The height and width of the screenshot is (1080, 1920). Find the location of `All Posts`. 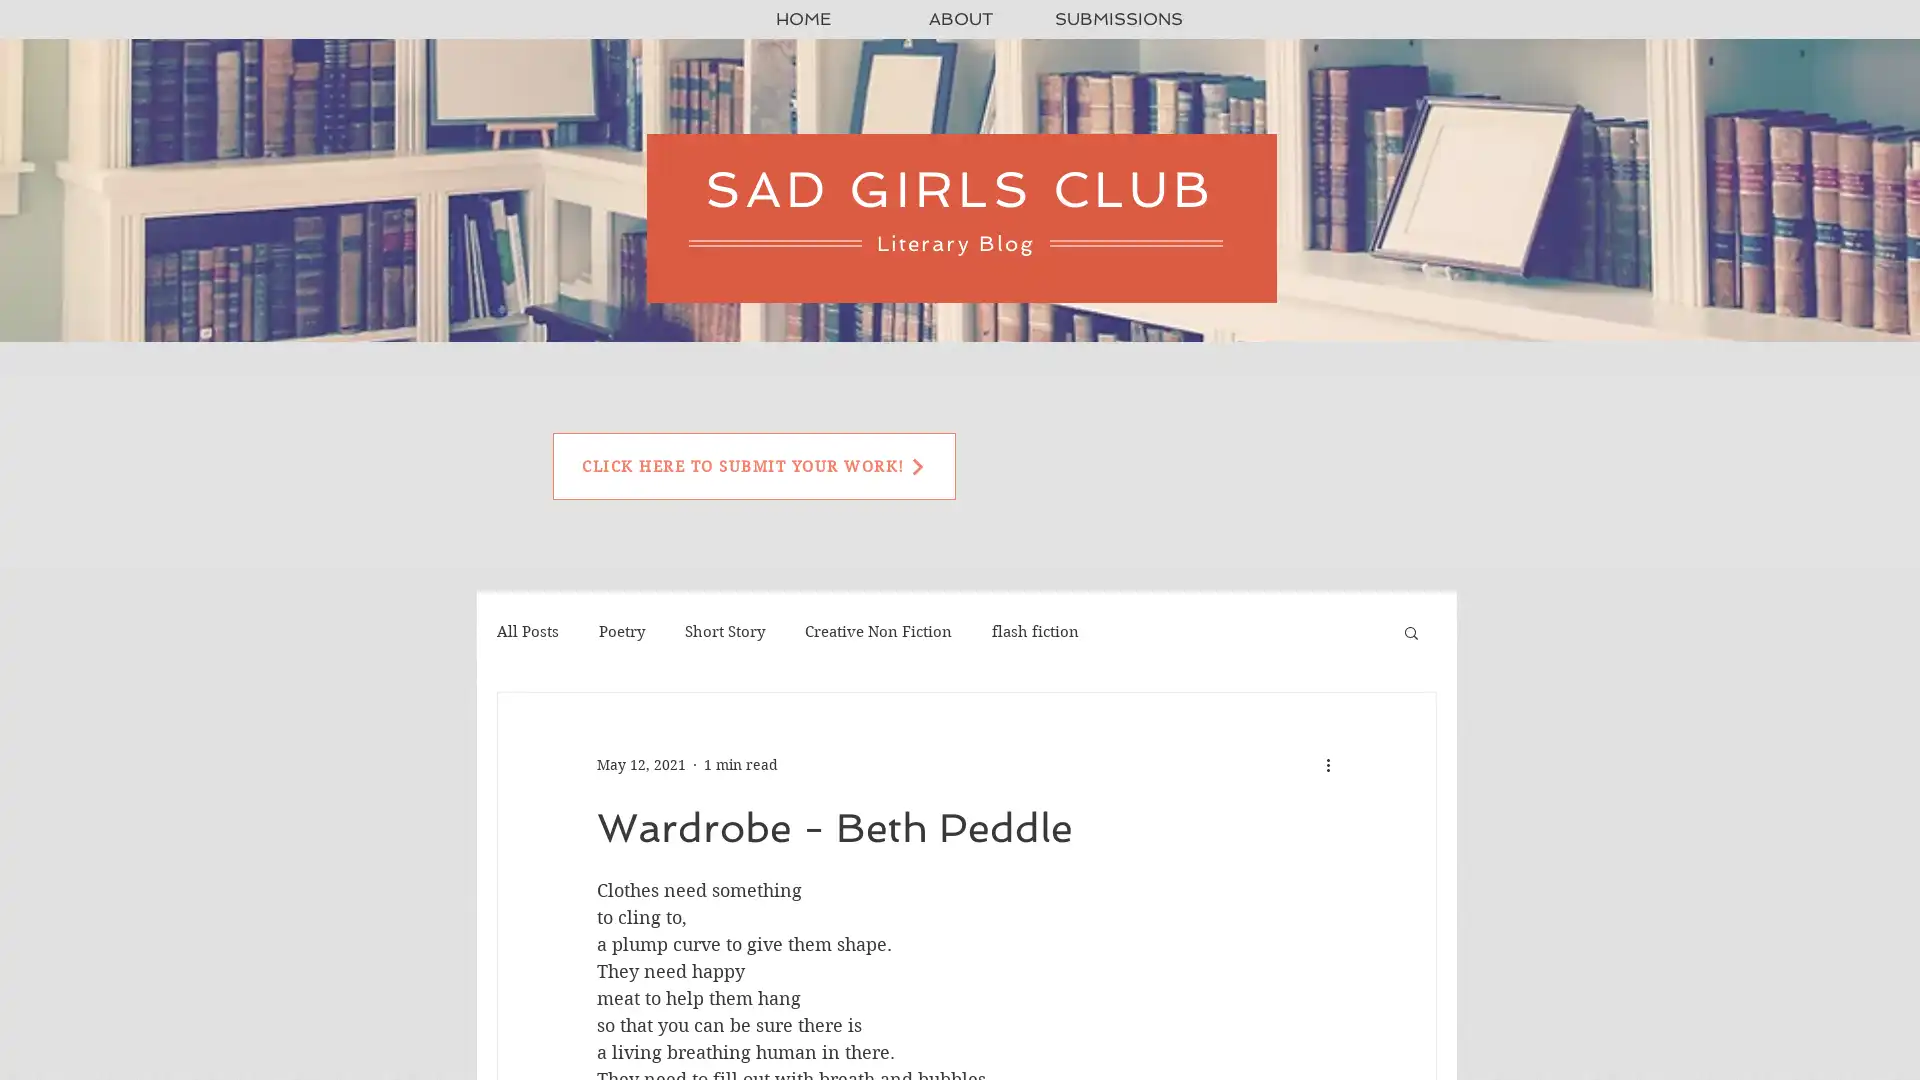

All Posts is located at coordinates (528, 632).